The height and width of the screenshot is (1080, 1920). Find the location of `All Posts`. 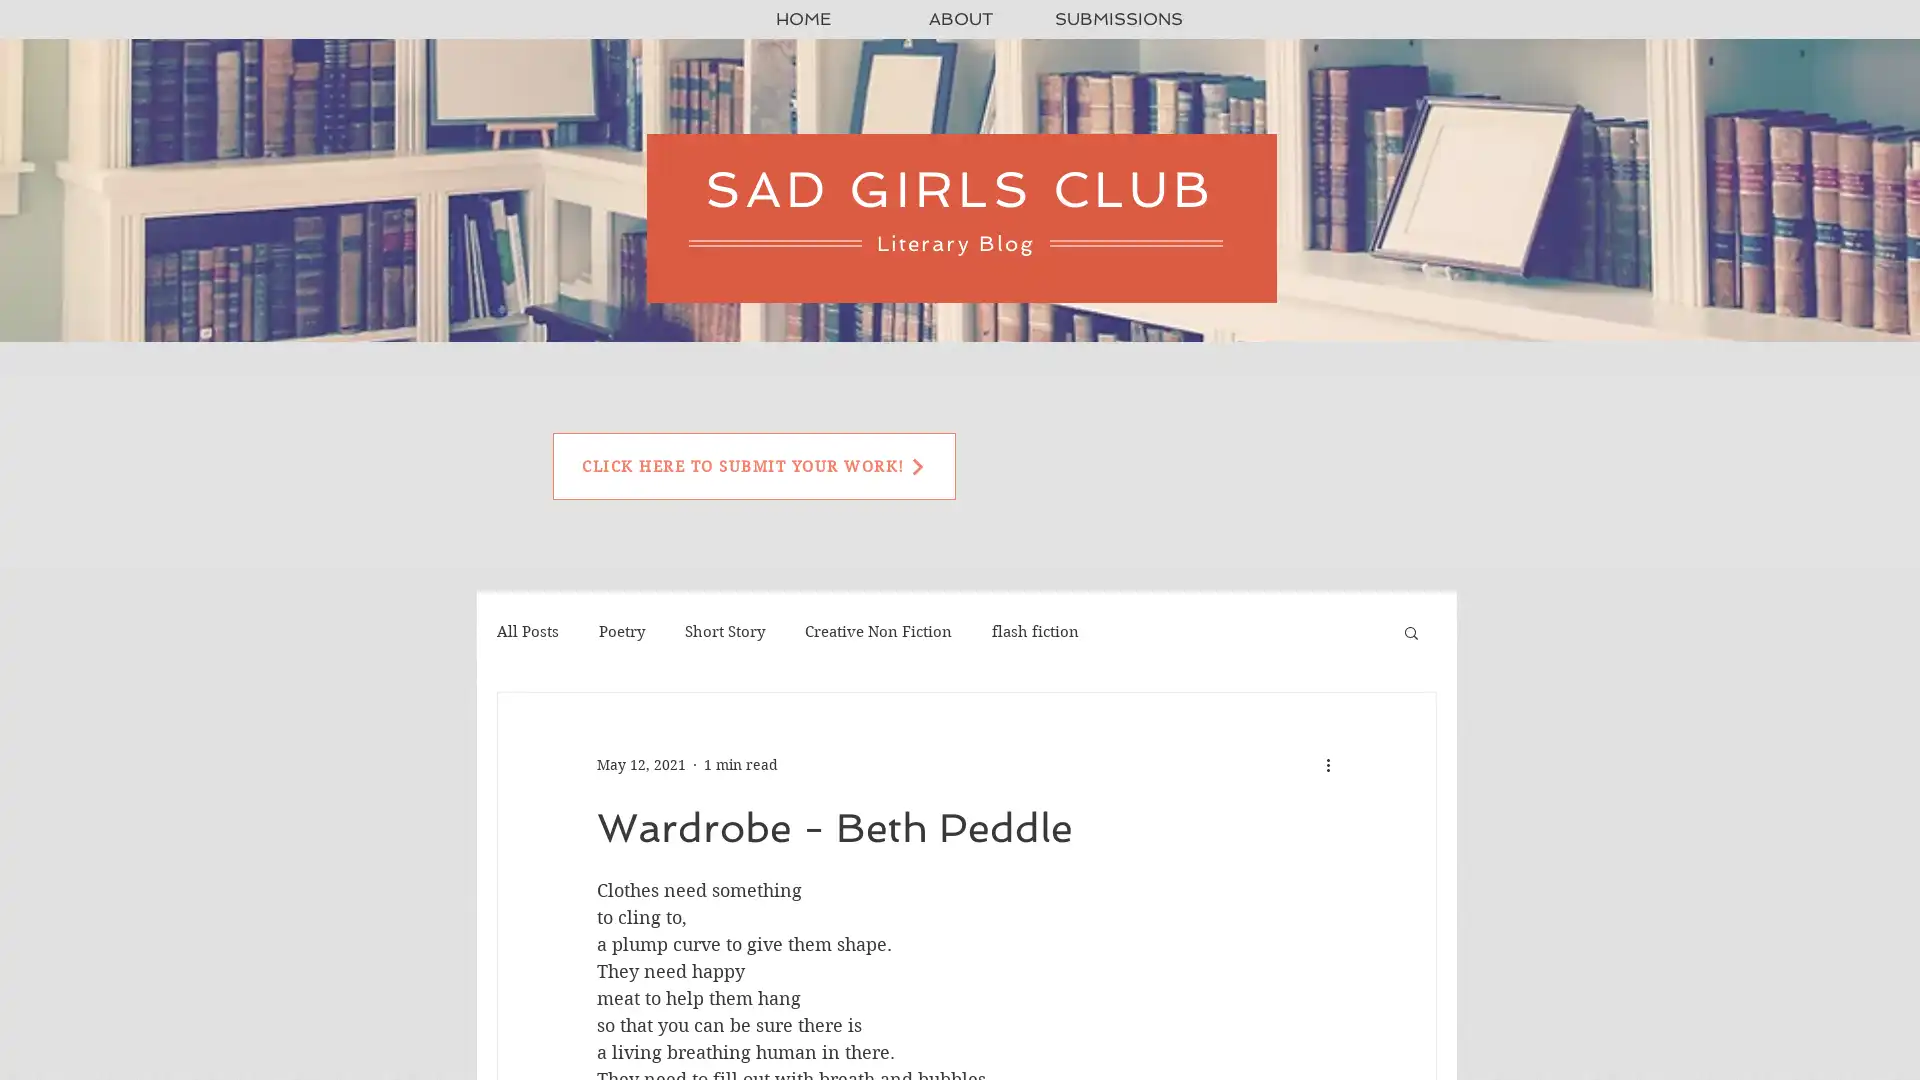

All Posts is located at coordinates (528, 632).